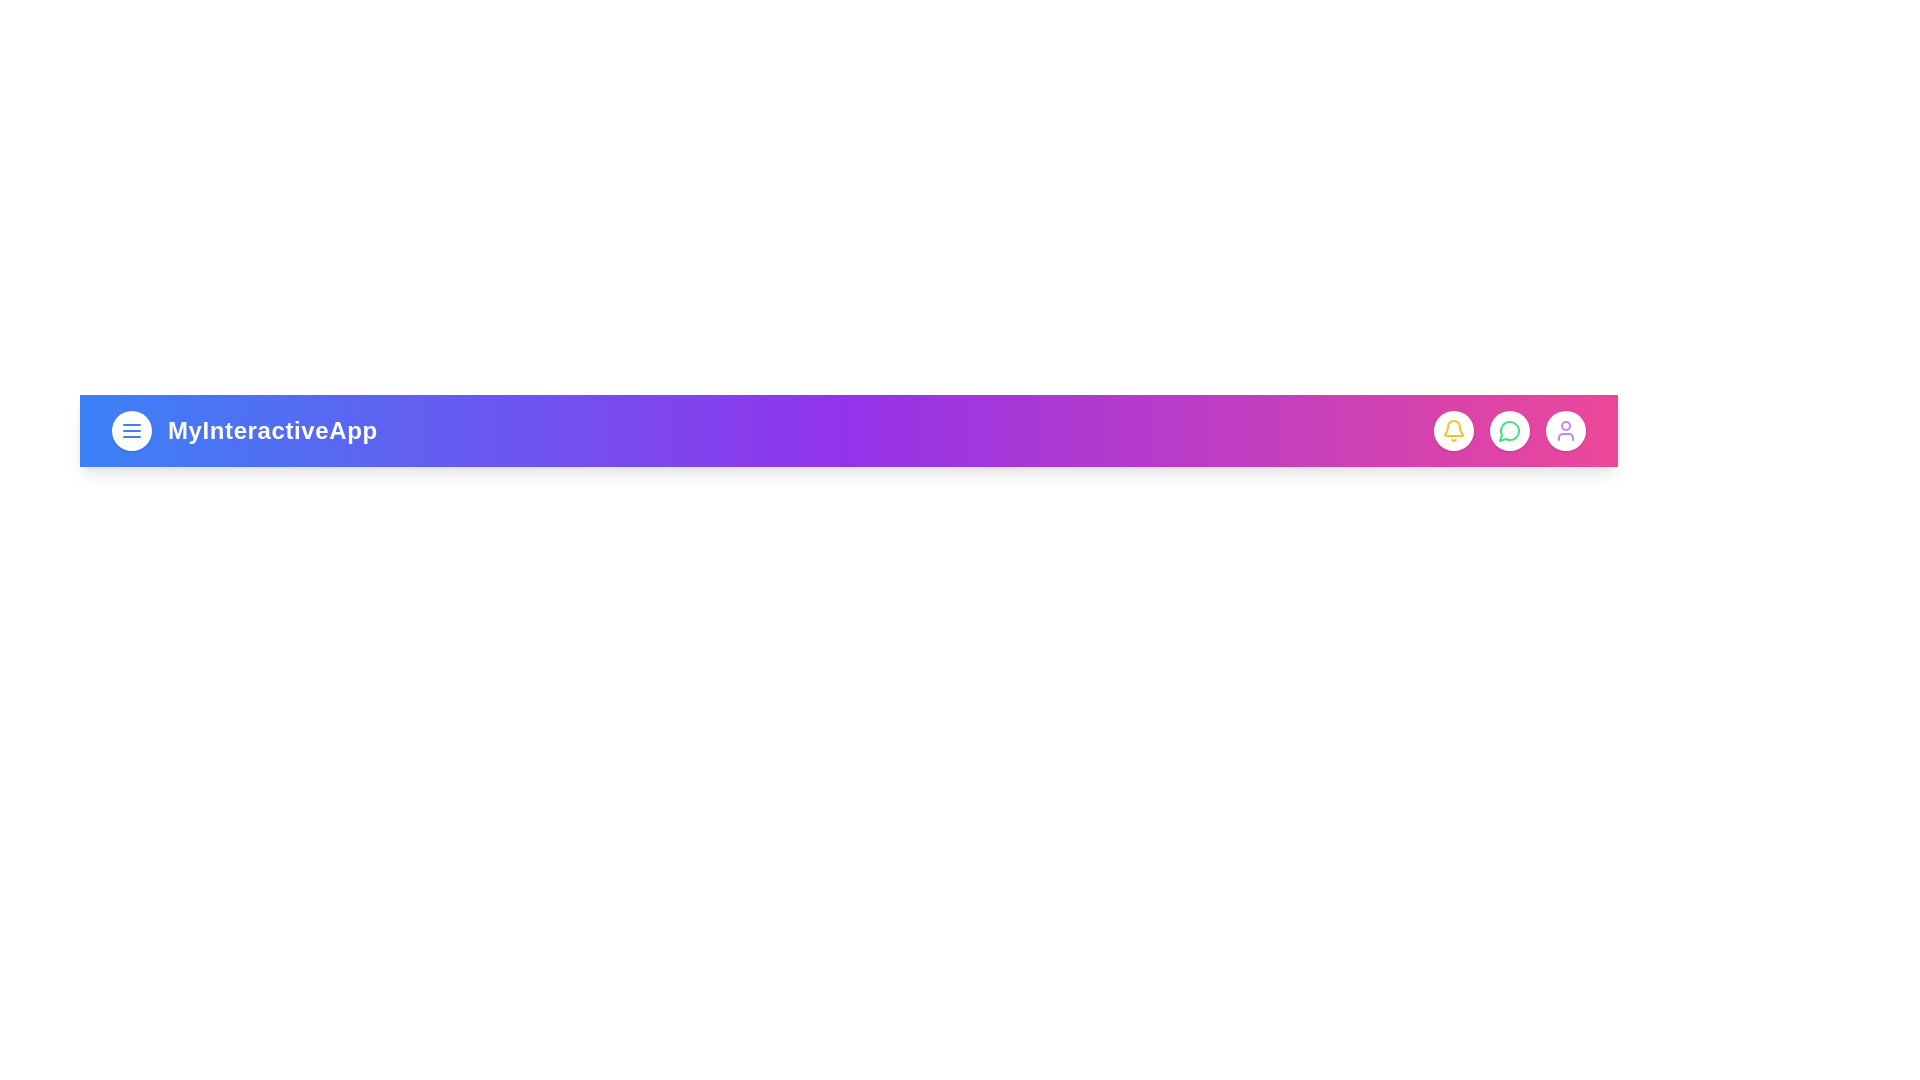 This screenshot has width=1920, height=1080. Describe the element at coordinates (131, 430) in the screenshot. I see `the menu button to toggle the menu` at that location.